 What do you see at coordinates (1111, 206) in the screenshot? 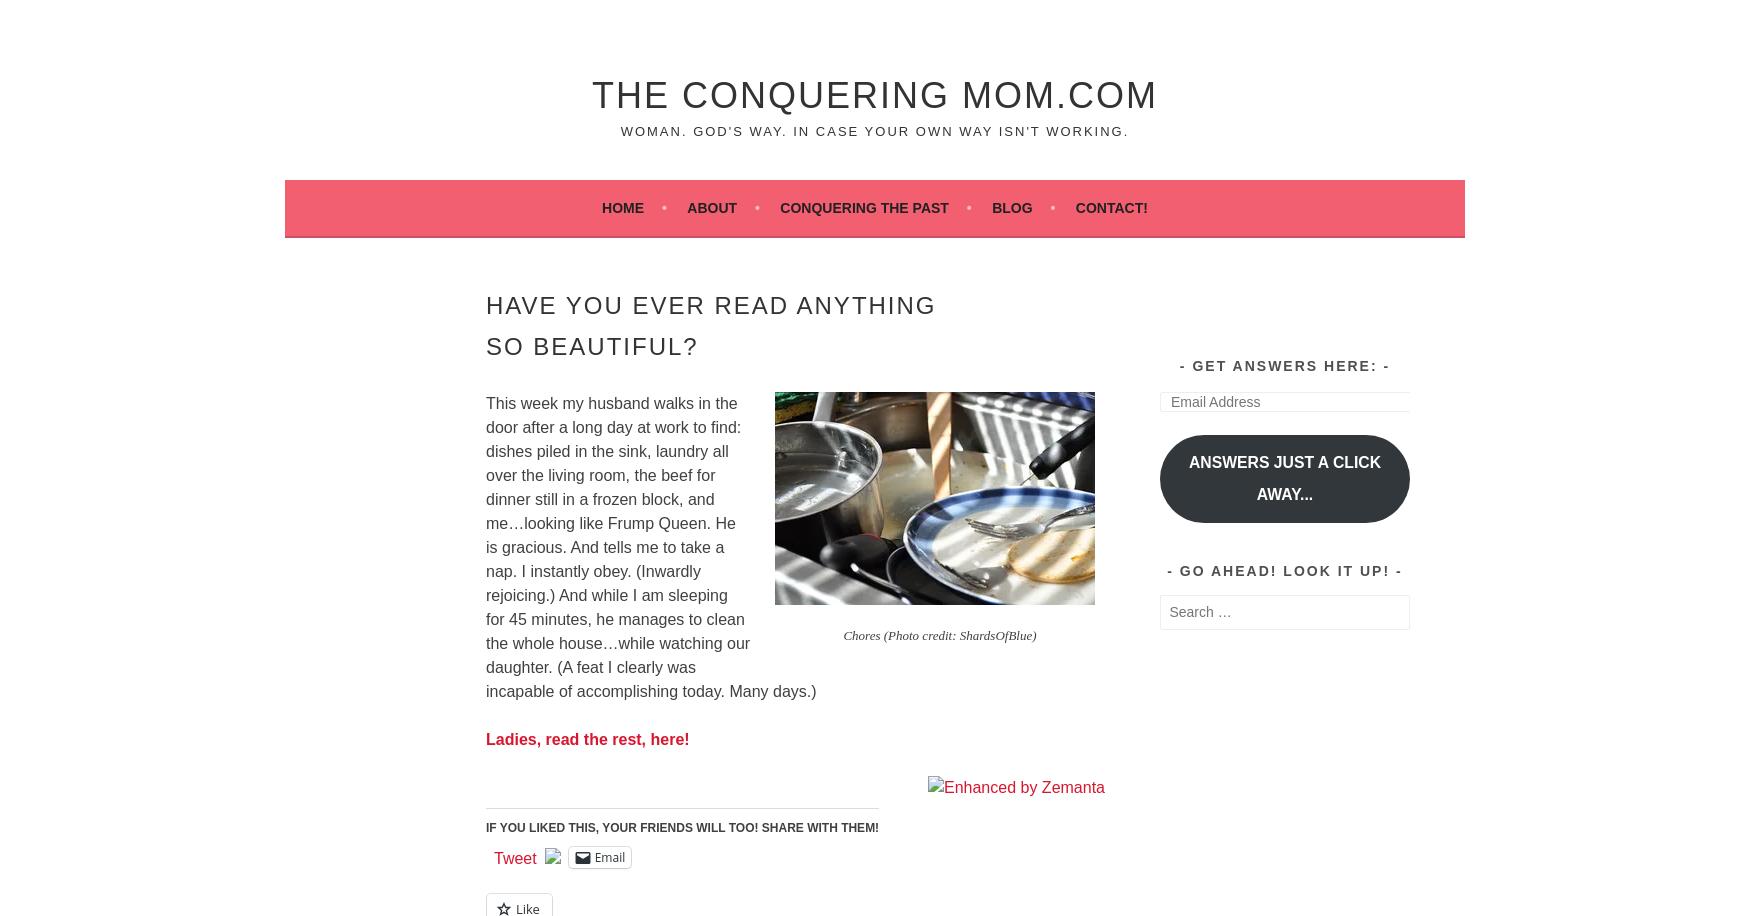
I see `'Contact!'` at bounding box center [1111, 206].